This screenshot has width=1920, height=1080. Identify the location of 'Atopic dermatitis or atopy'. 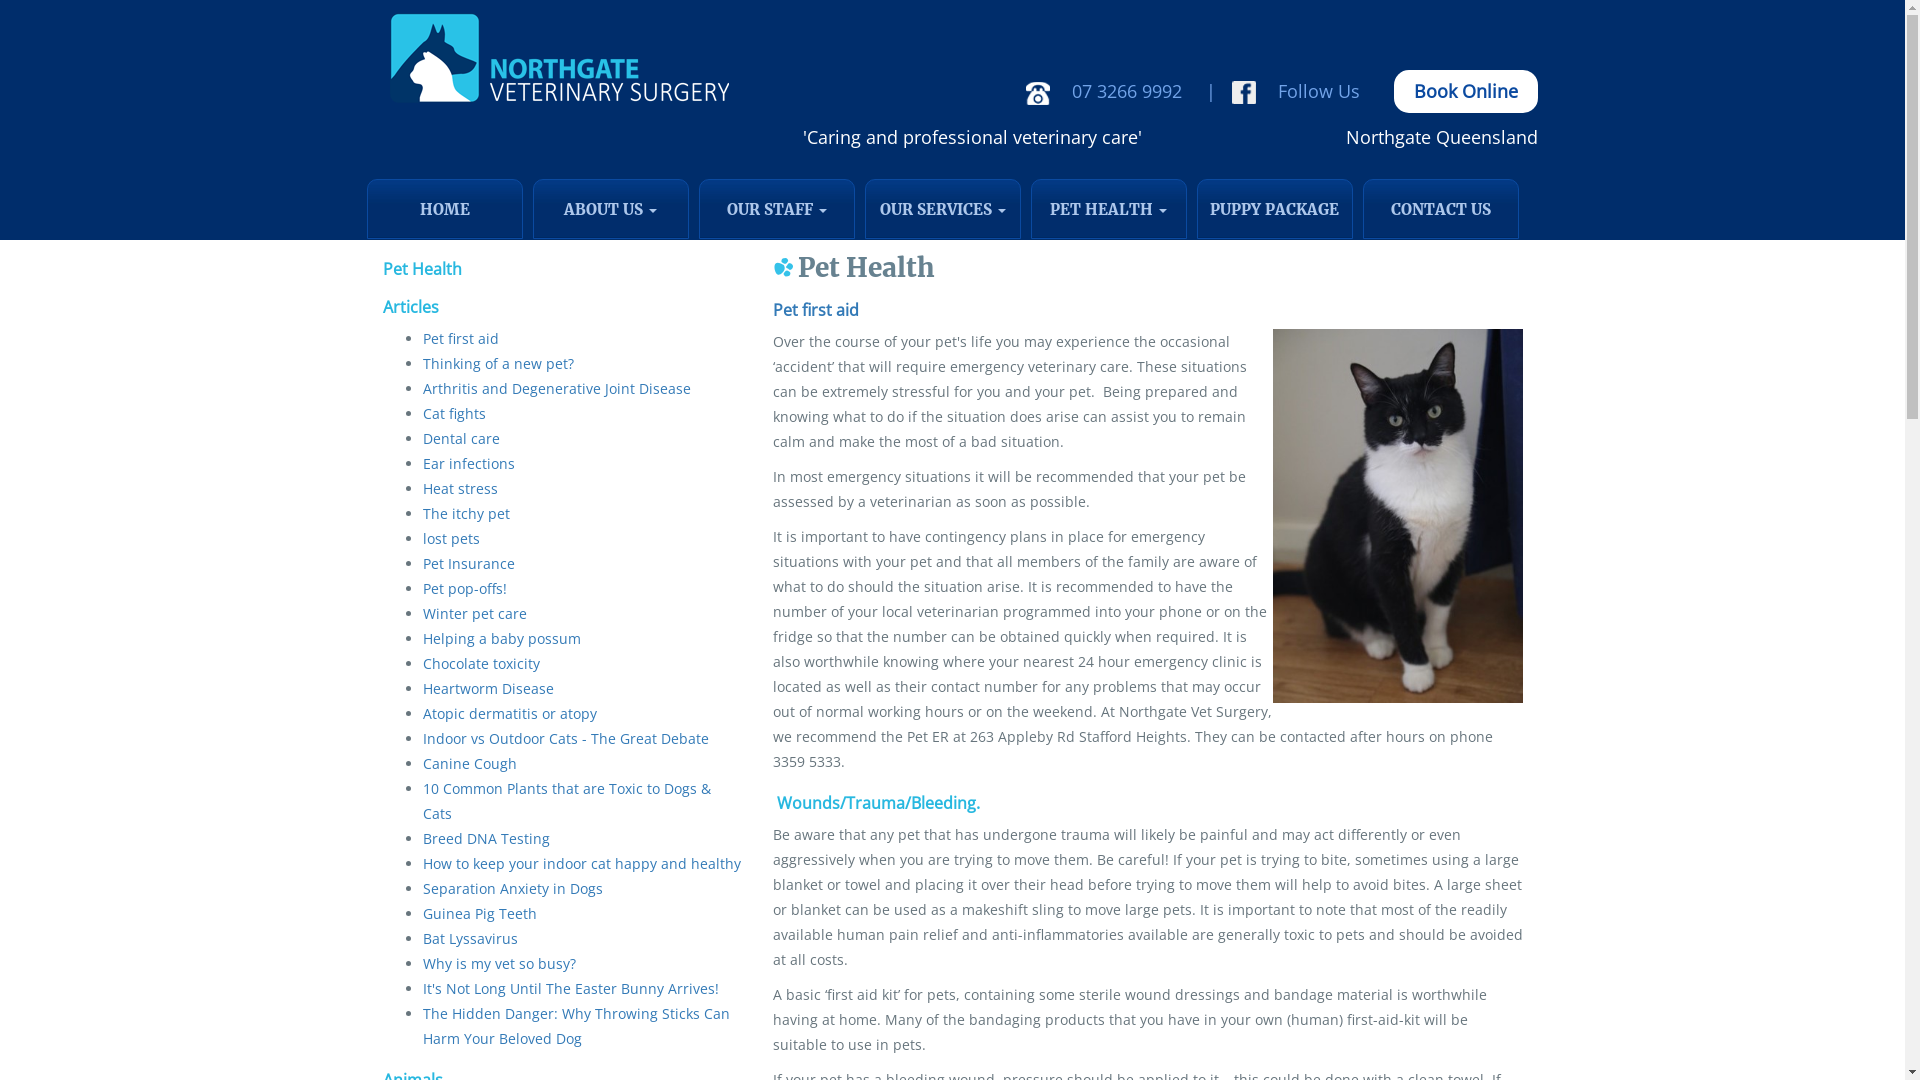
(508, 712).